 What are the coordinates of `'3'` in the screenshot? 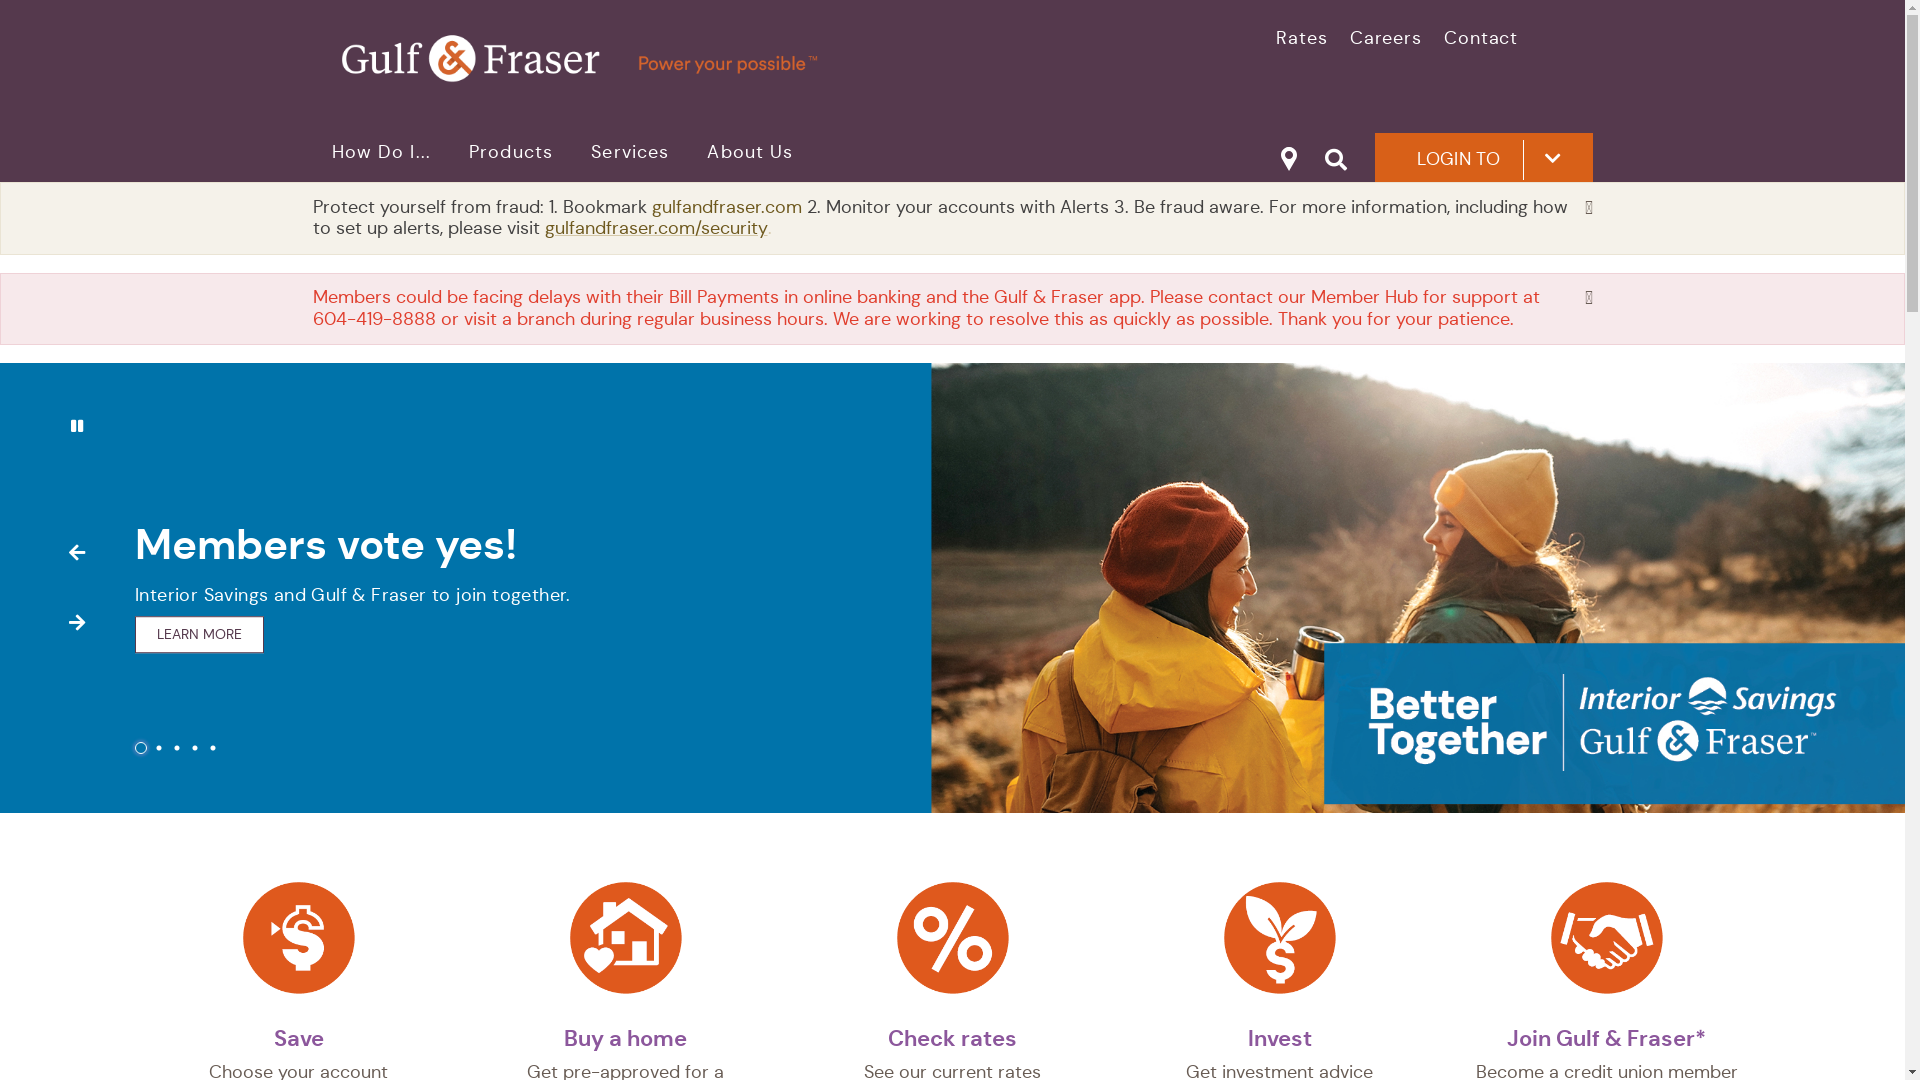 It's located at (171, 748).